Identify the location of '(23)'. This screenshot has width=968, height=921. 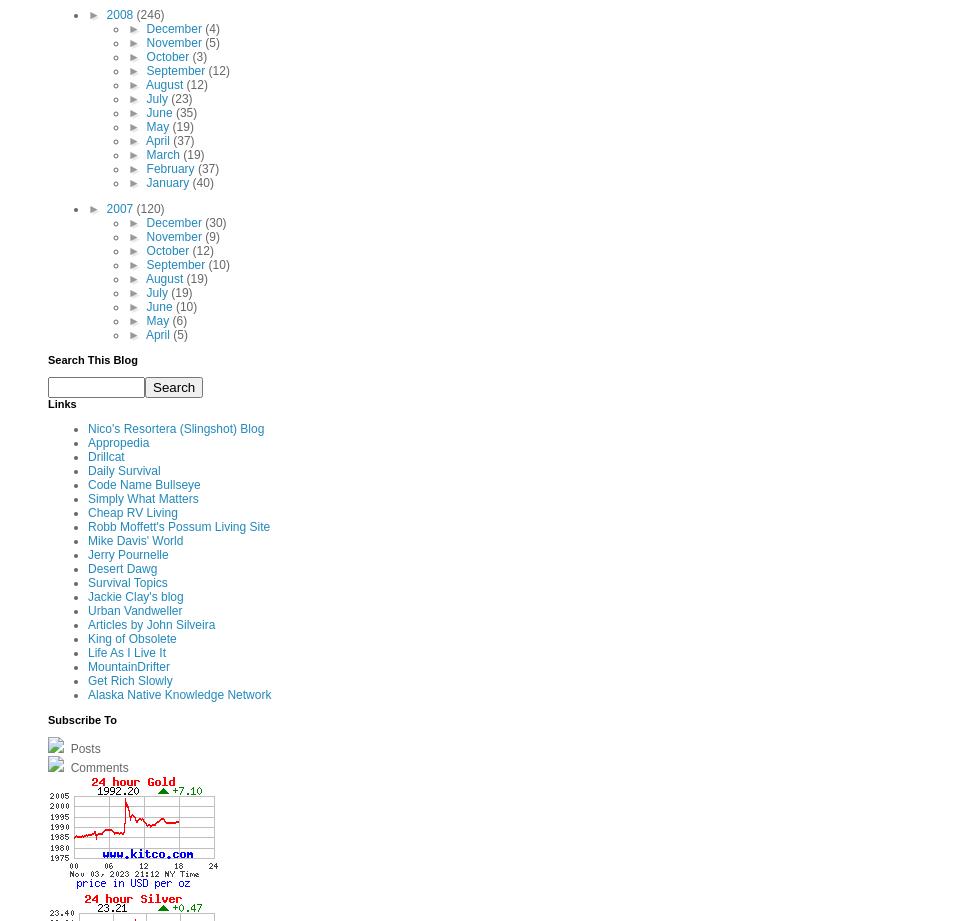
(181, 97).